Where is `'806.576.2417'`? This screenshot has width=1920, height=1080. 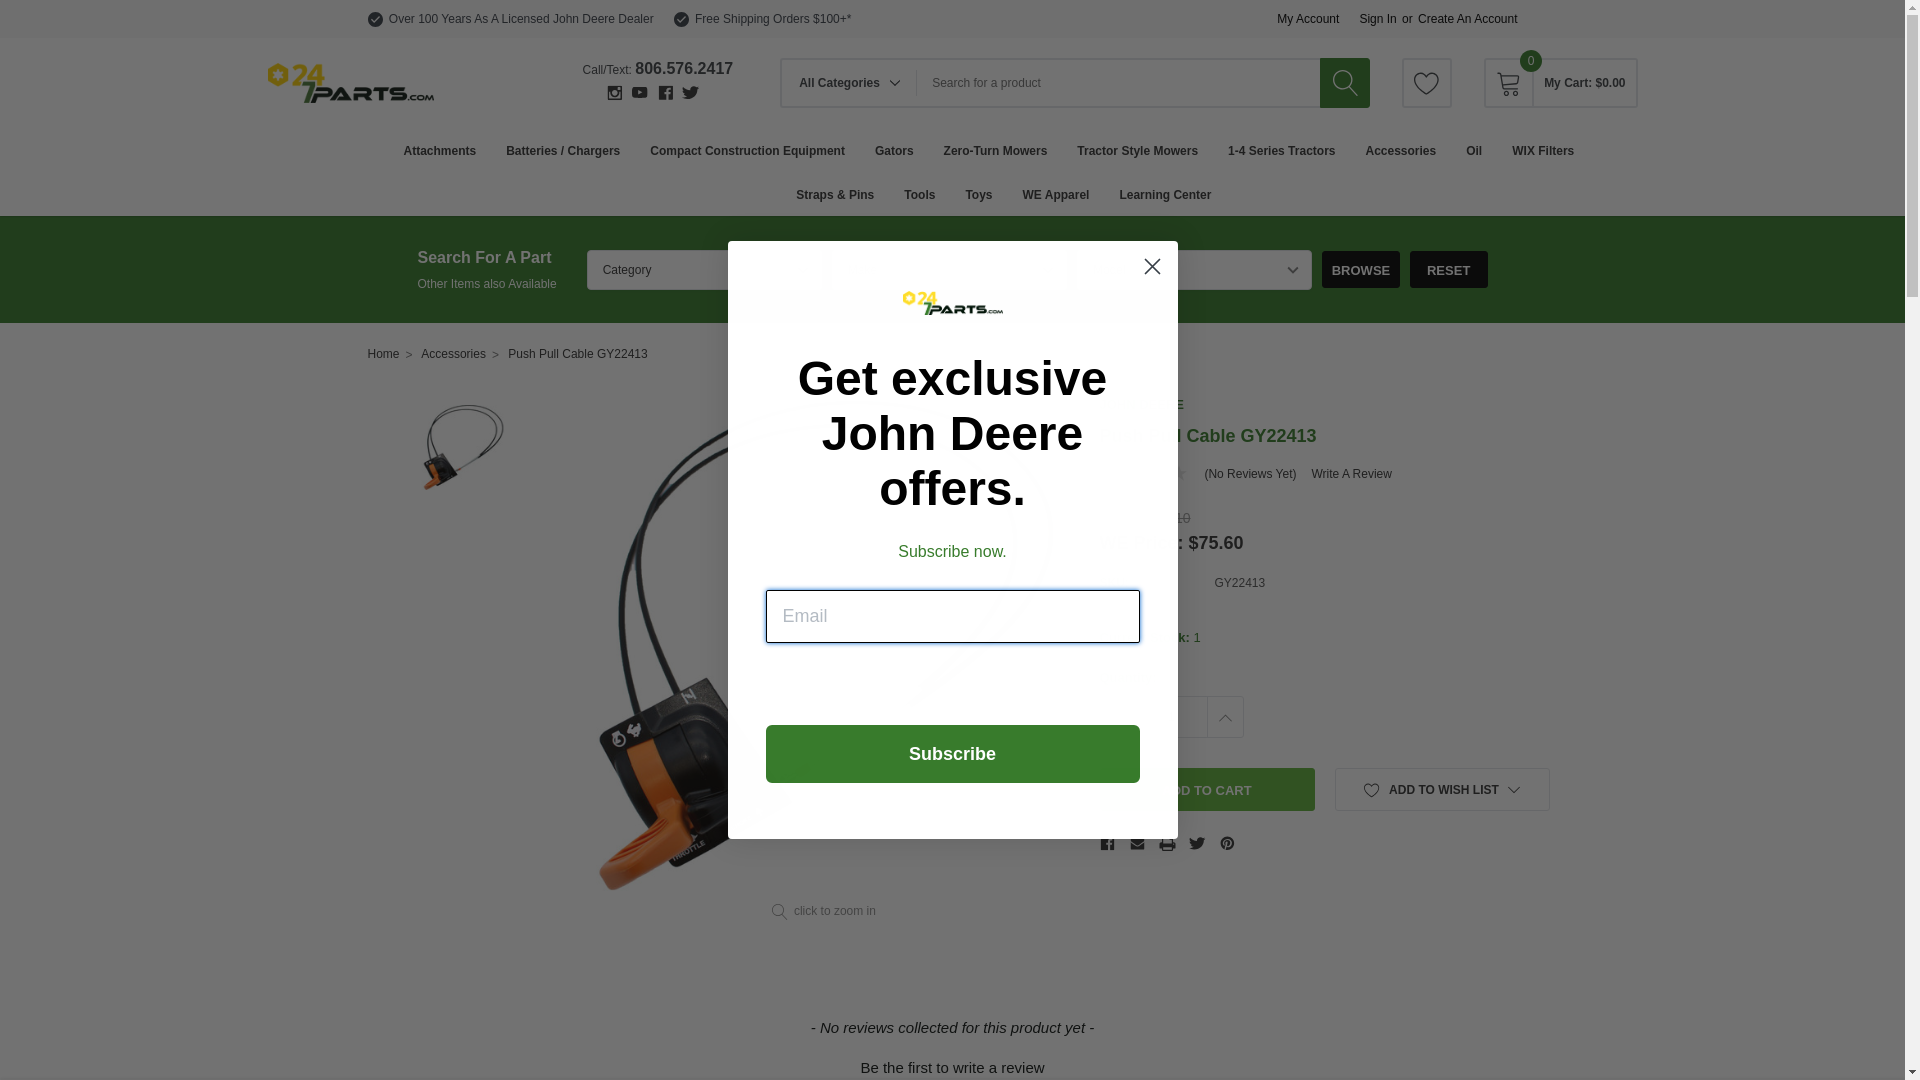
'806.576.2417' is located at coordinates (684, 67).